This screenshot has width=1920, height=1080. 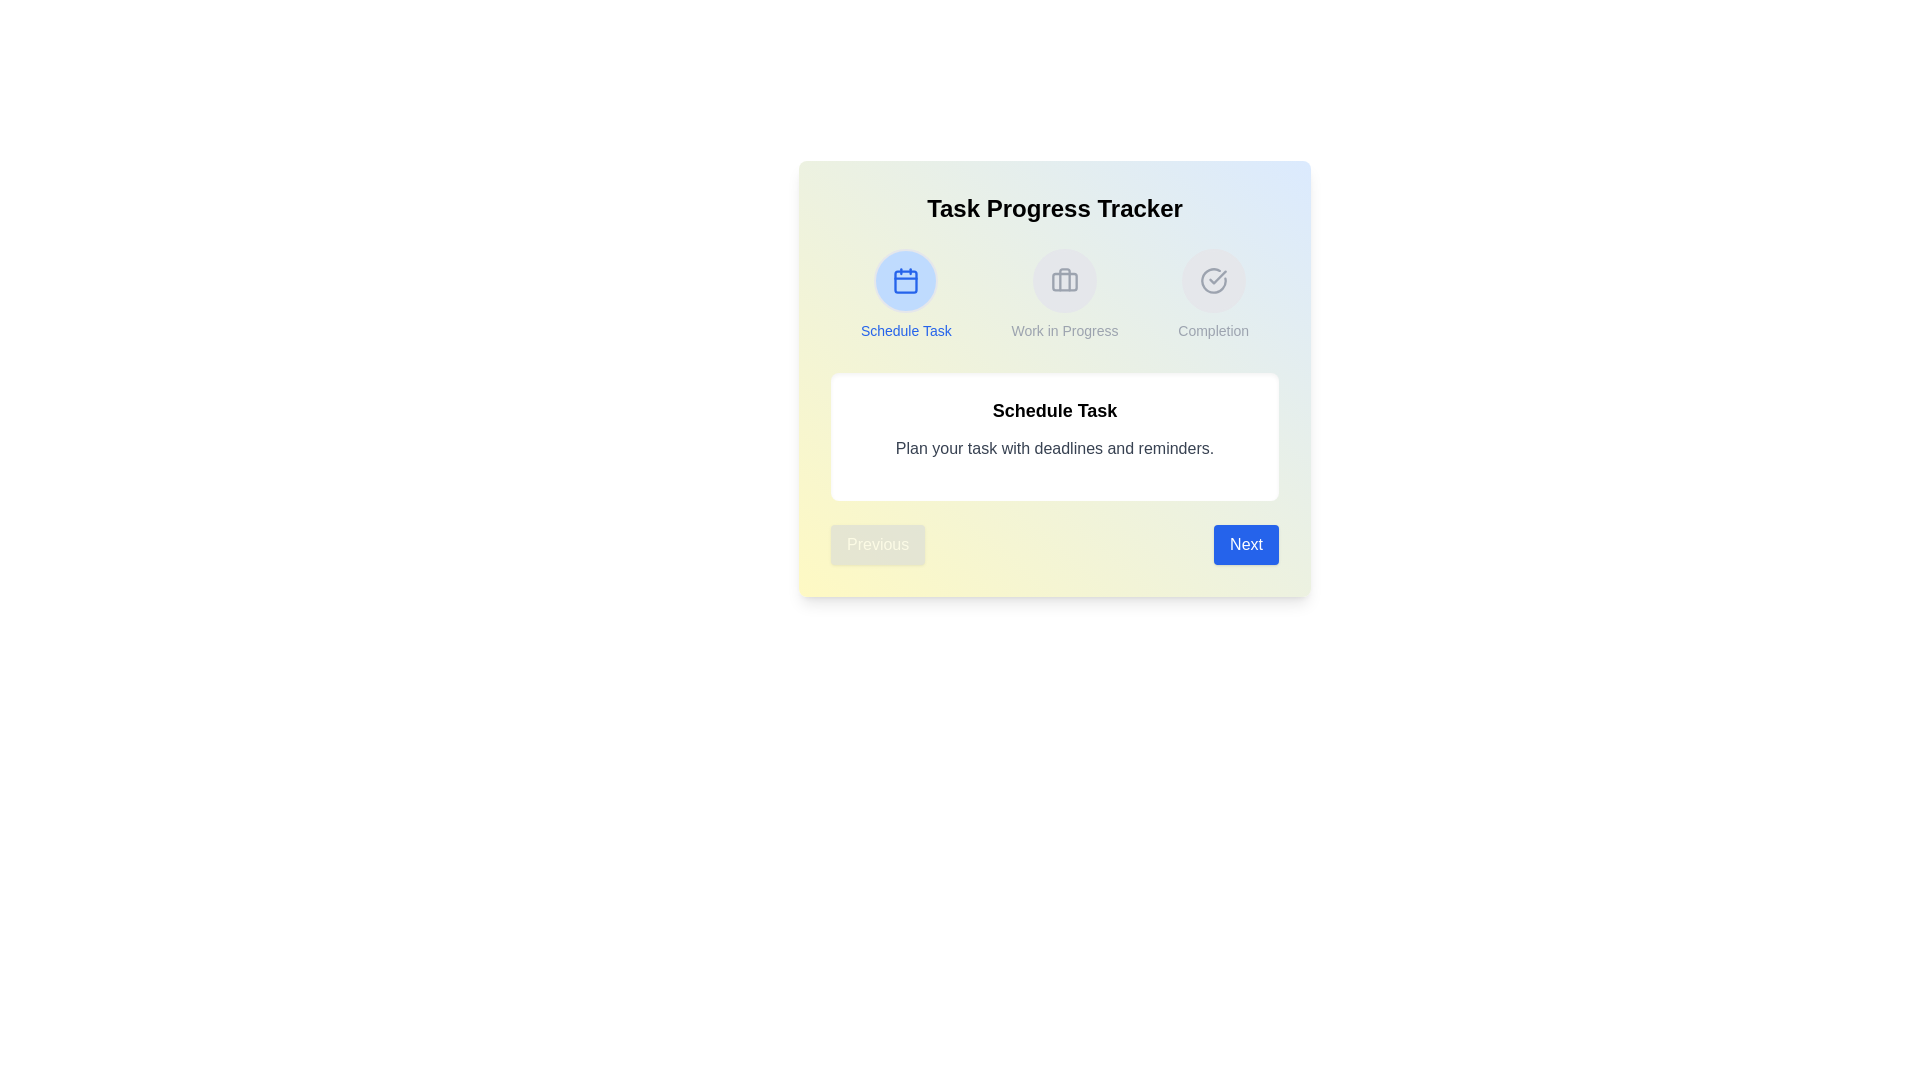 I want to click on the step icon corresponding to Work in Progress, so click(x=1064, y=281).